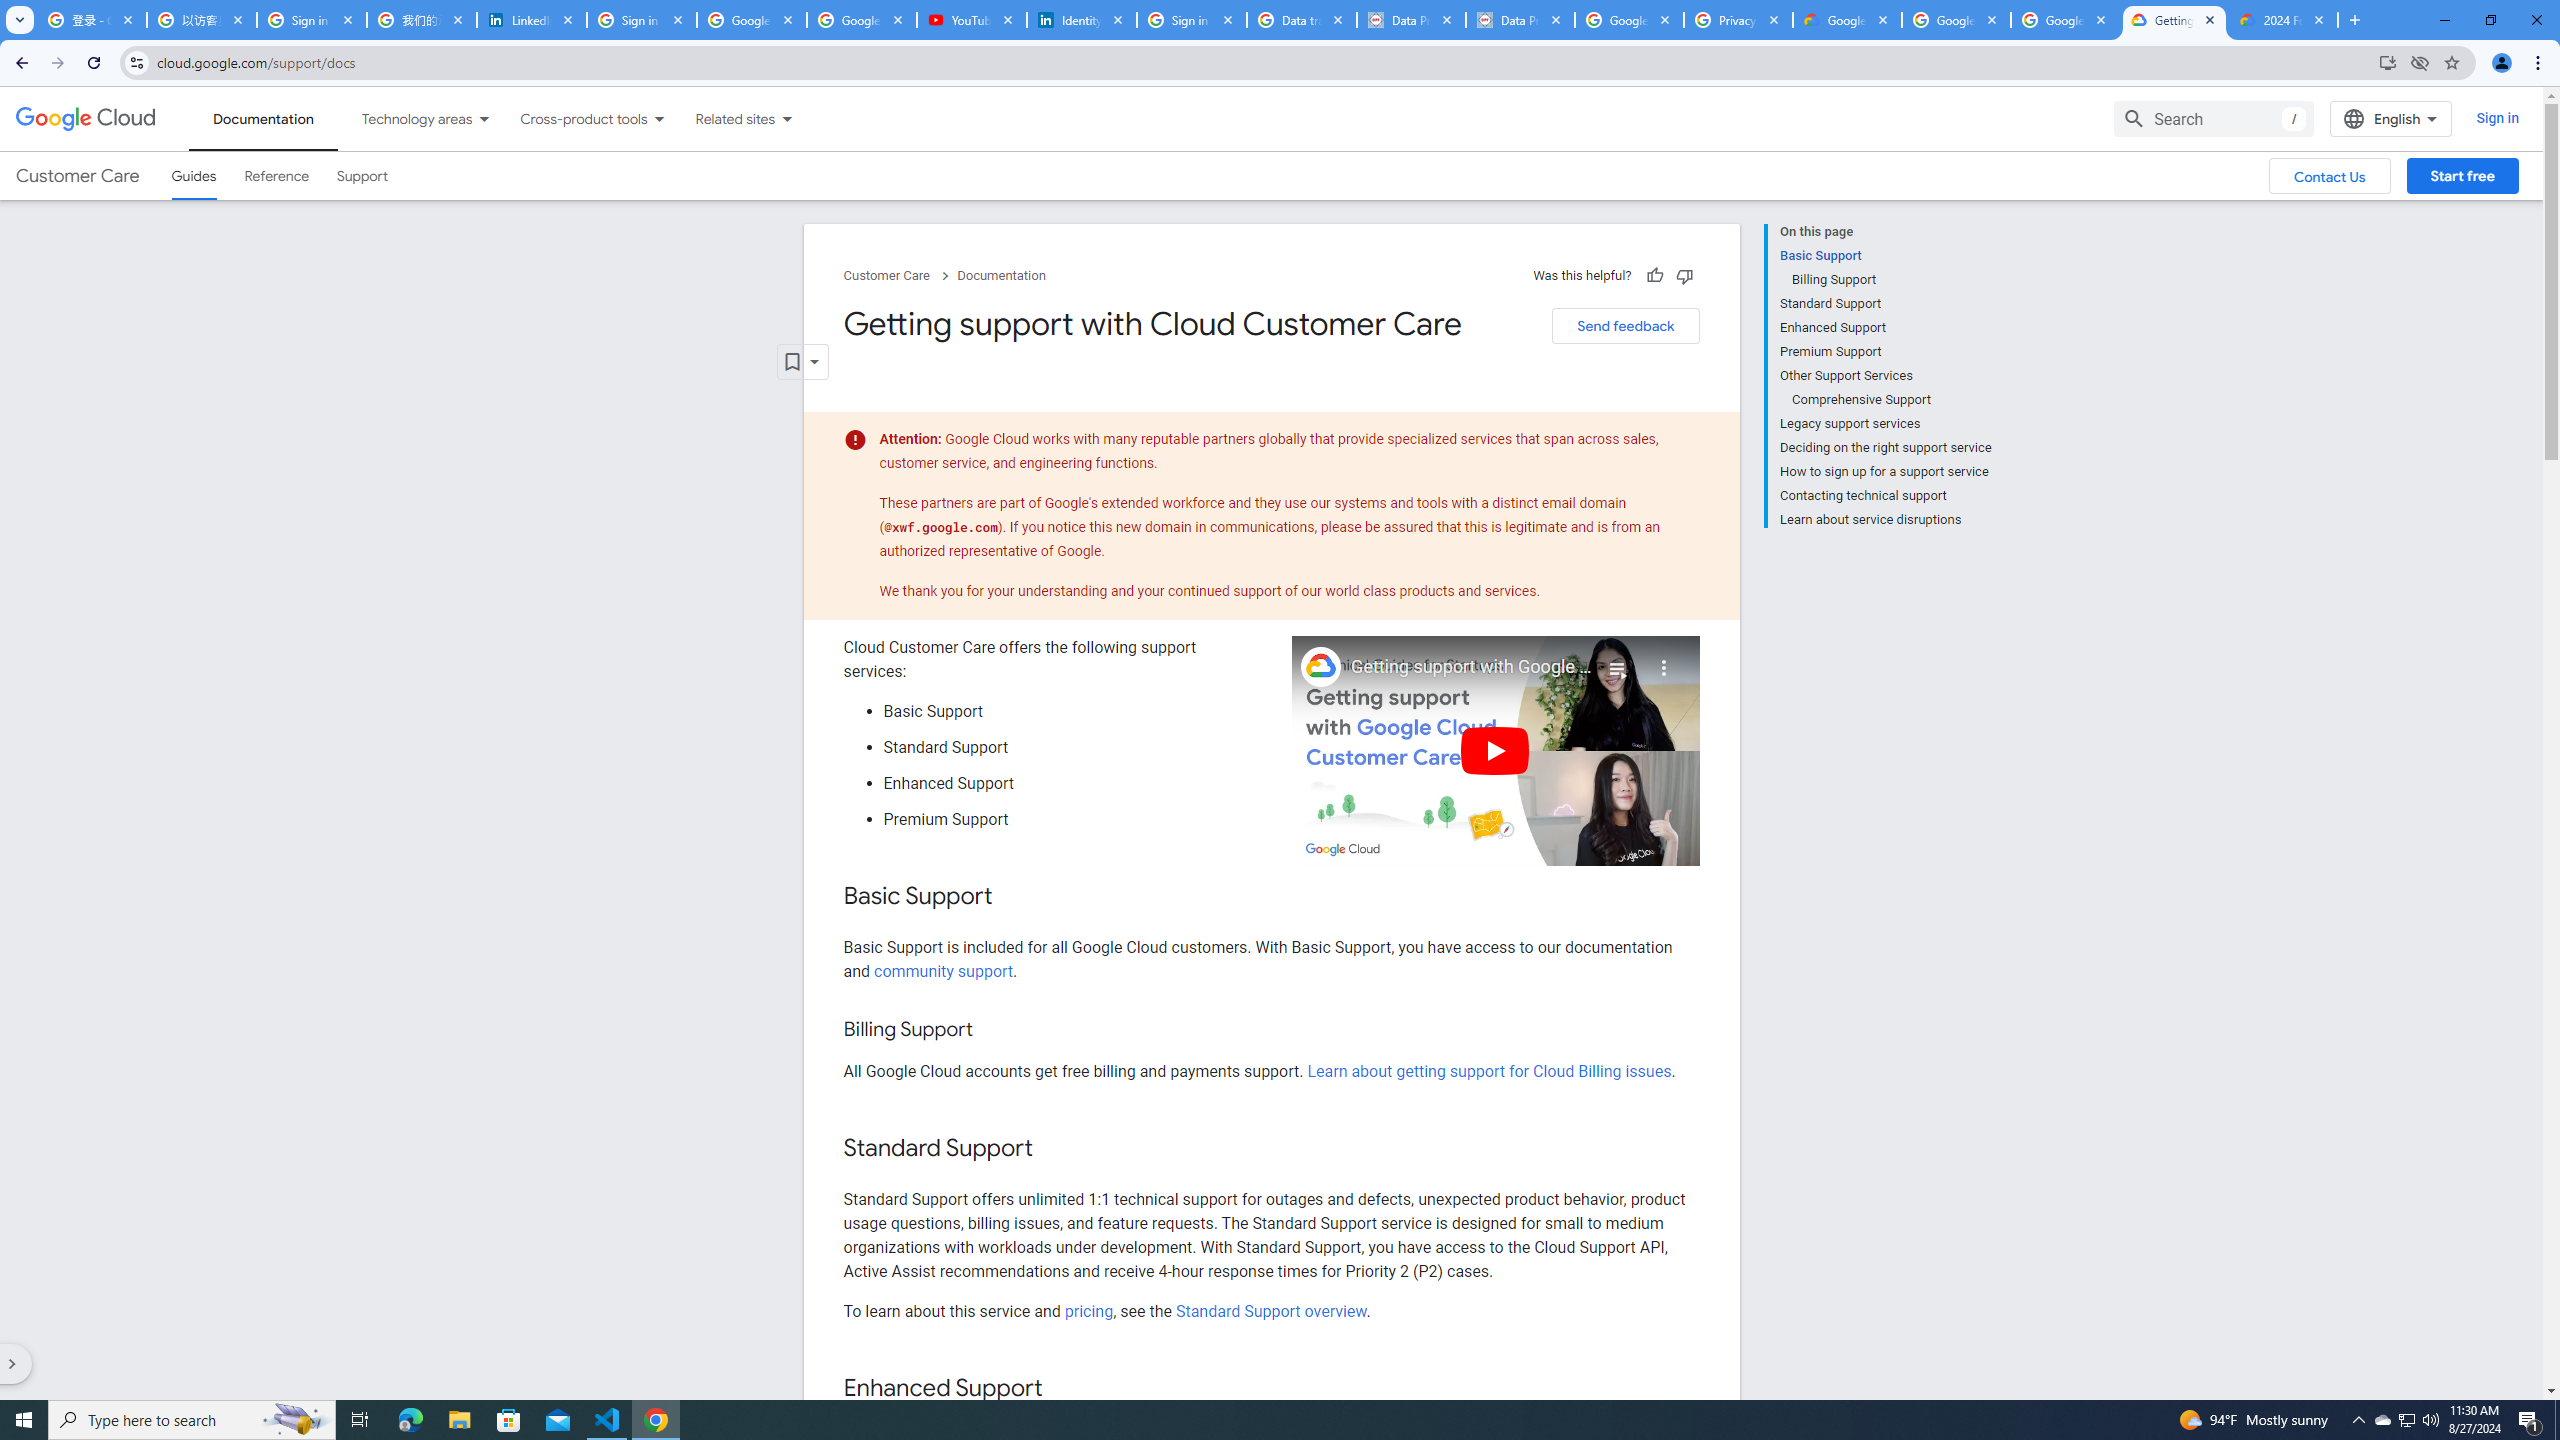 The height and width of the screenshot is (1440, 2560). Describe the element at coordinates (2388, 61) in the screenshot. I see `'Install Google Cloud'` at that location.